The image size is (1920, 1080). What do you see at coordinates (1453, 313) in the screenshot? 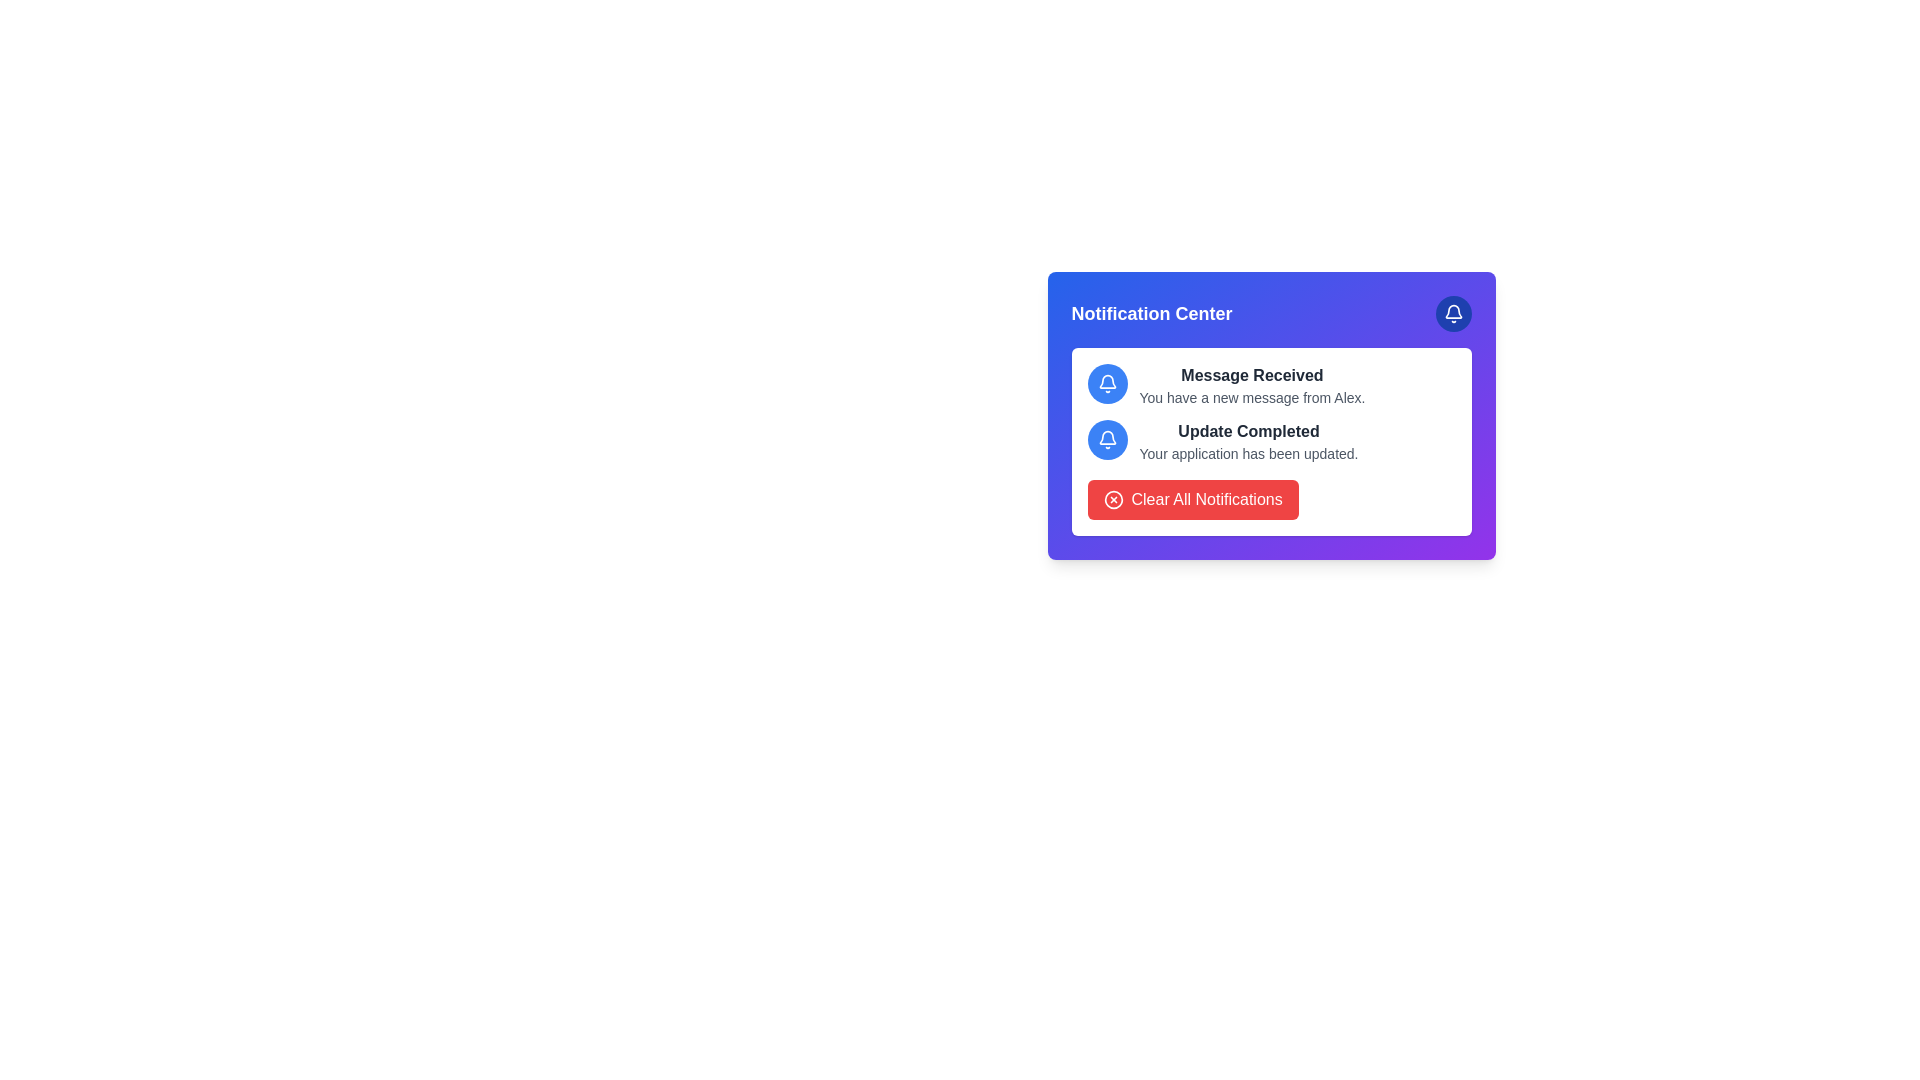
I see `the notification button located` at bounding box center [1453, 313].